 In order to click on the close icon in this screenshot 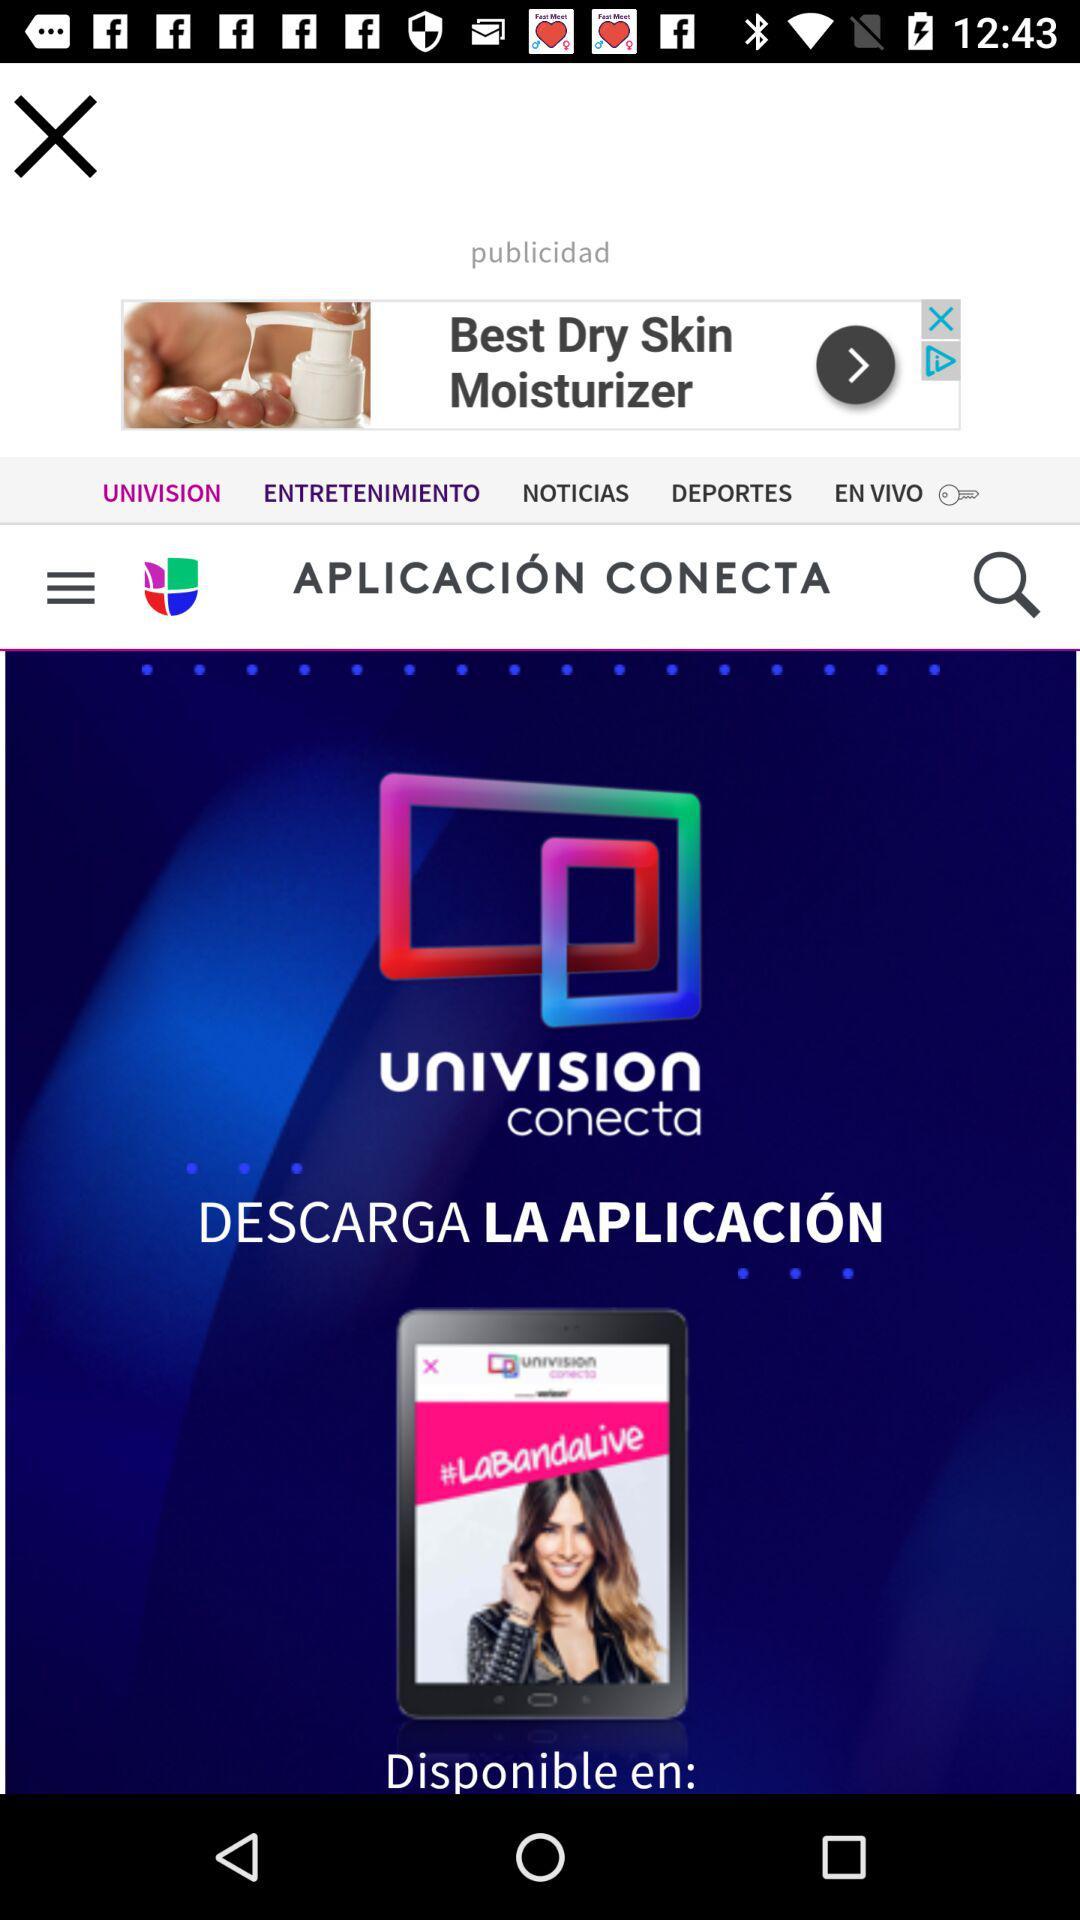, I will do `click(54, 135)`.